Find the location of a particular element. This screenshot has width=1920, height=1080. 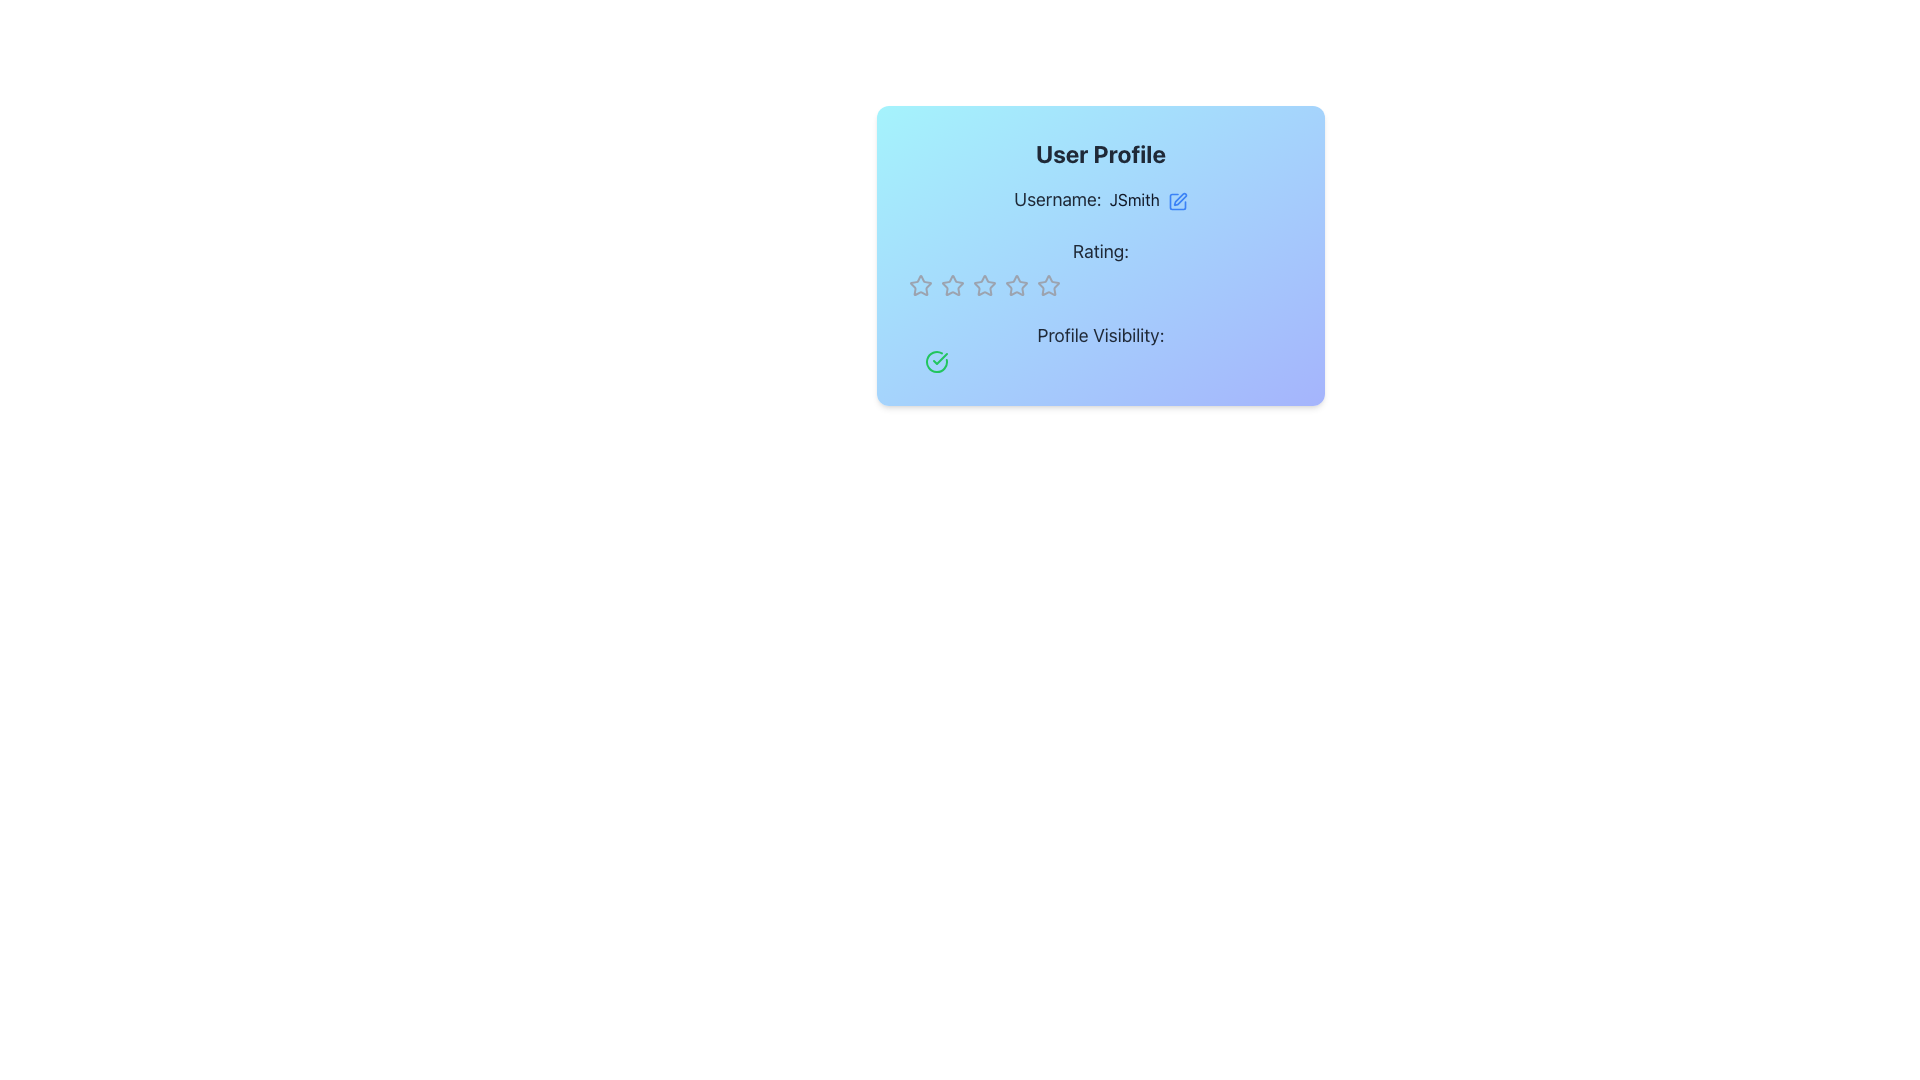

third star icon in the rating system, which is light gray and hollow, located under the 'Rating:' label in the 'User Profile' section, for debugging purposes is located at coordinates (1048, 285).